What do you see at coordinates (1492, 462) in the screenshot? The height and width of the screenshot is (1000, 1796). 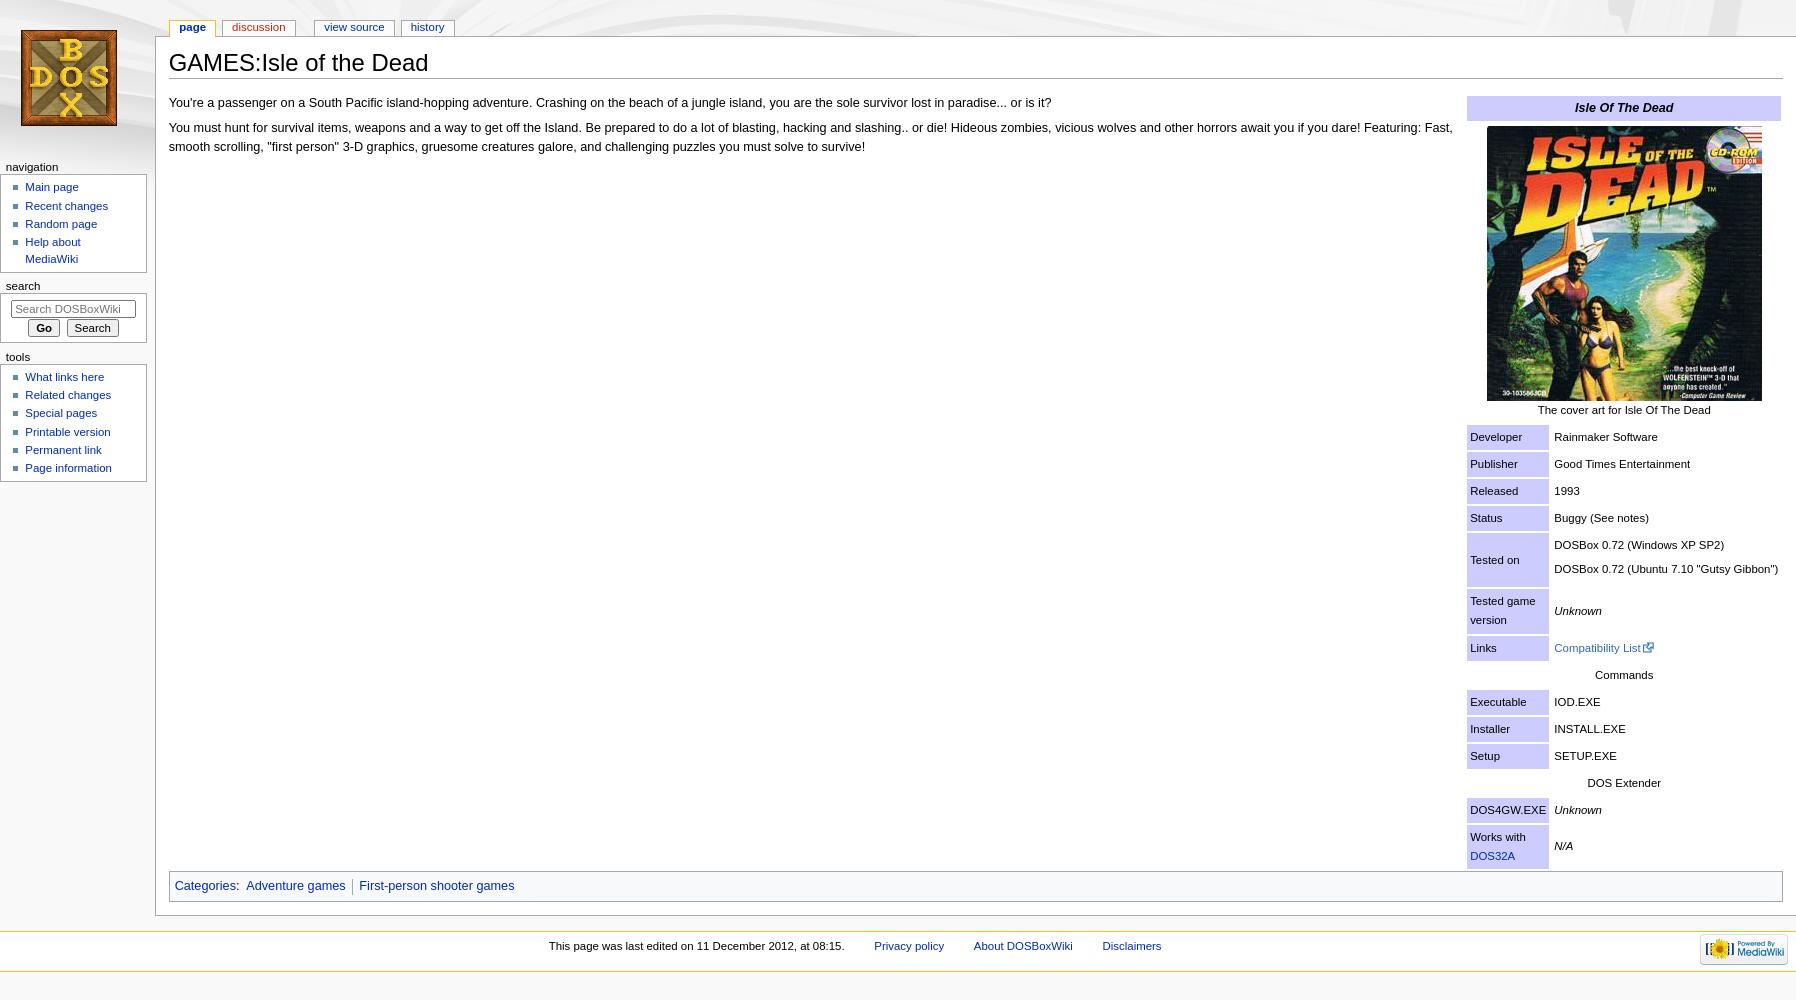 I see `'Publisher'` at bounding box center [1492, 462].